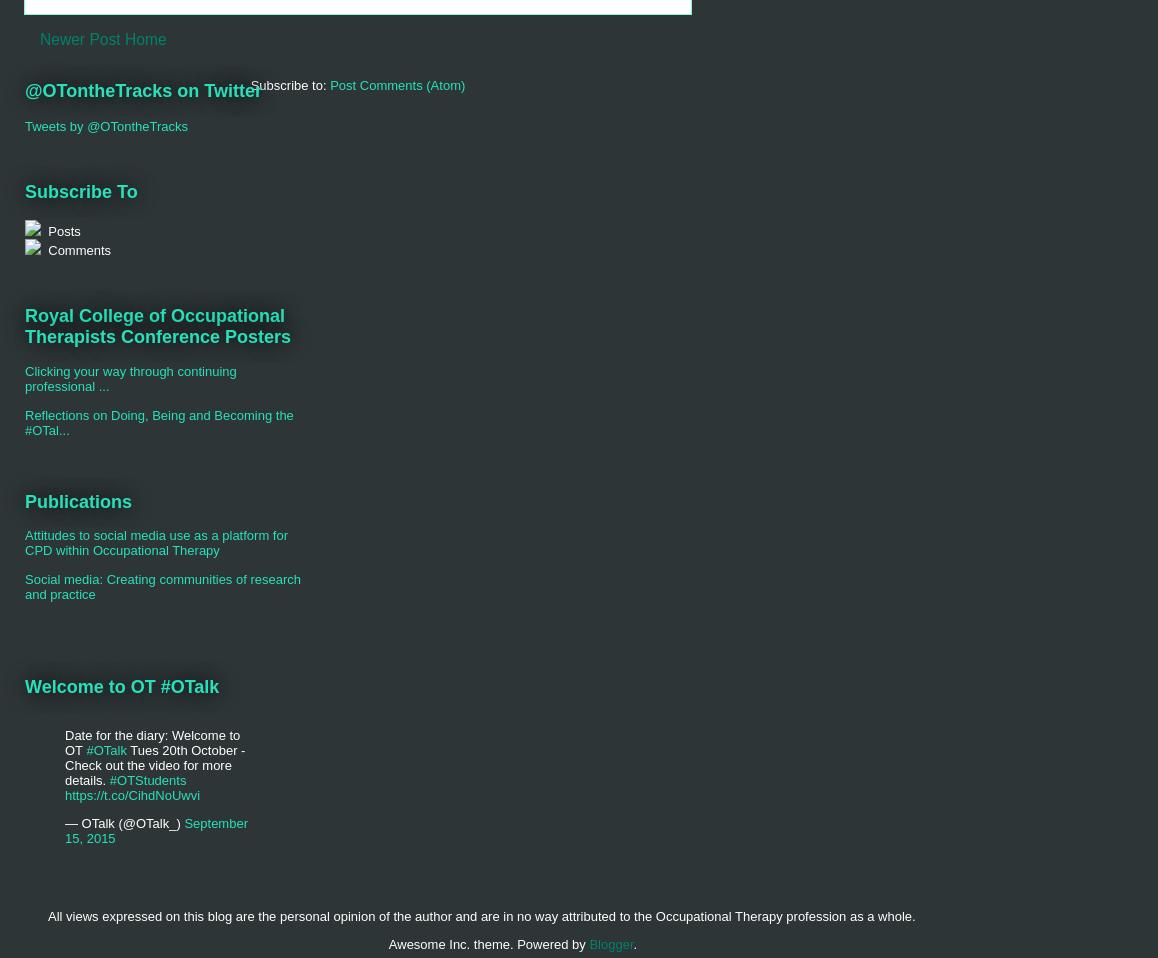  Describe the element at coordinates (396, 84) in the screenshot. I see `'Post Comments (Atom)'` at that location.